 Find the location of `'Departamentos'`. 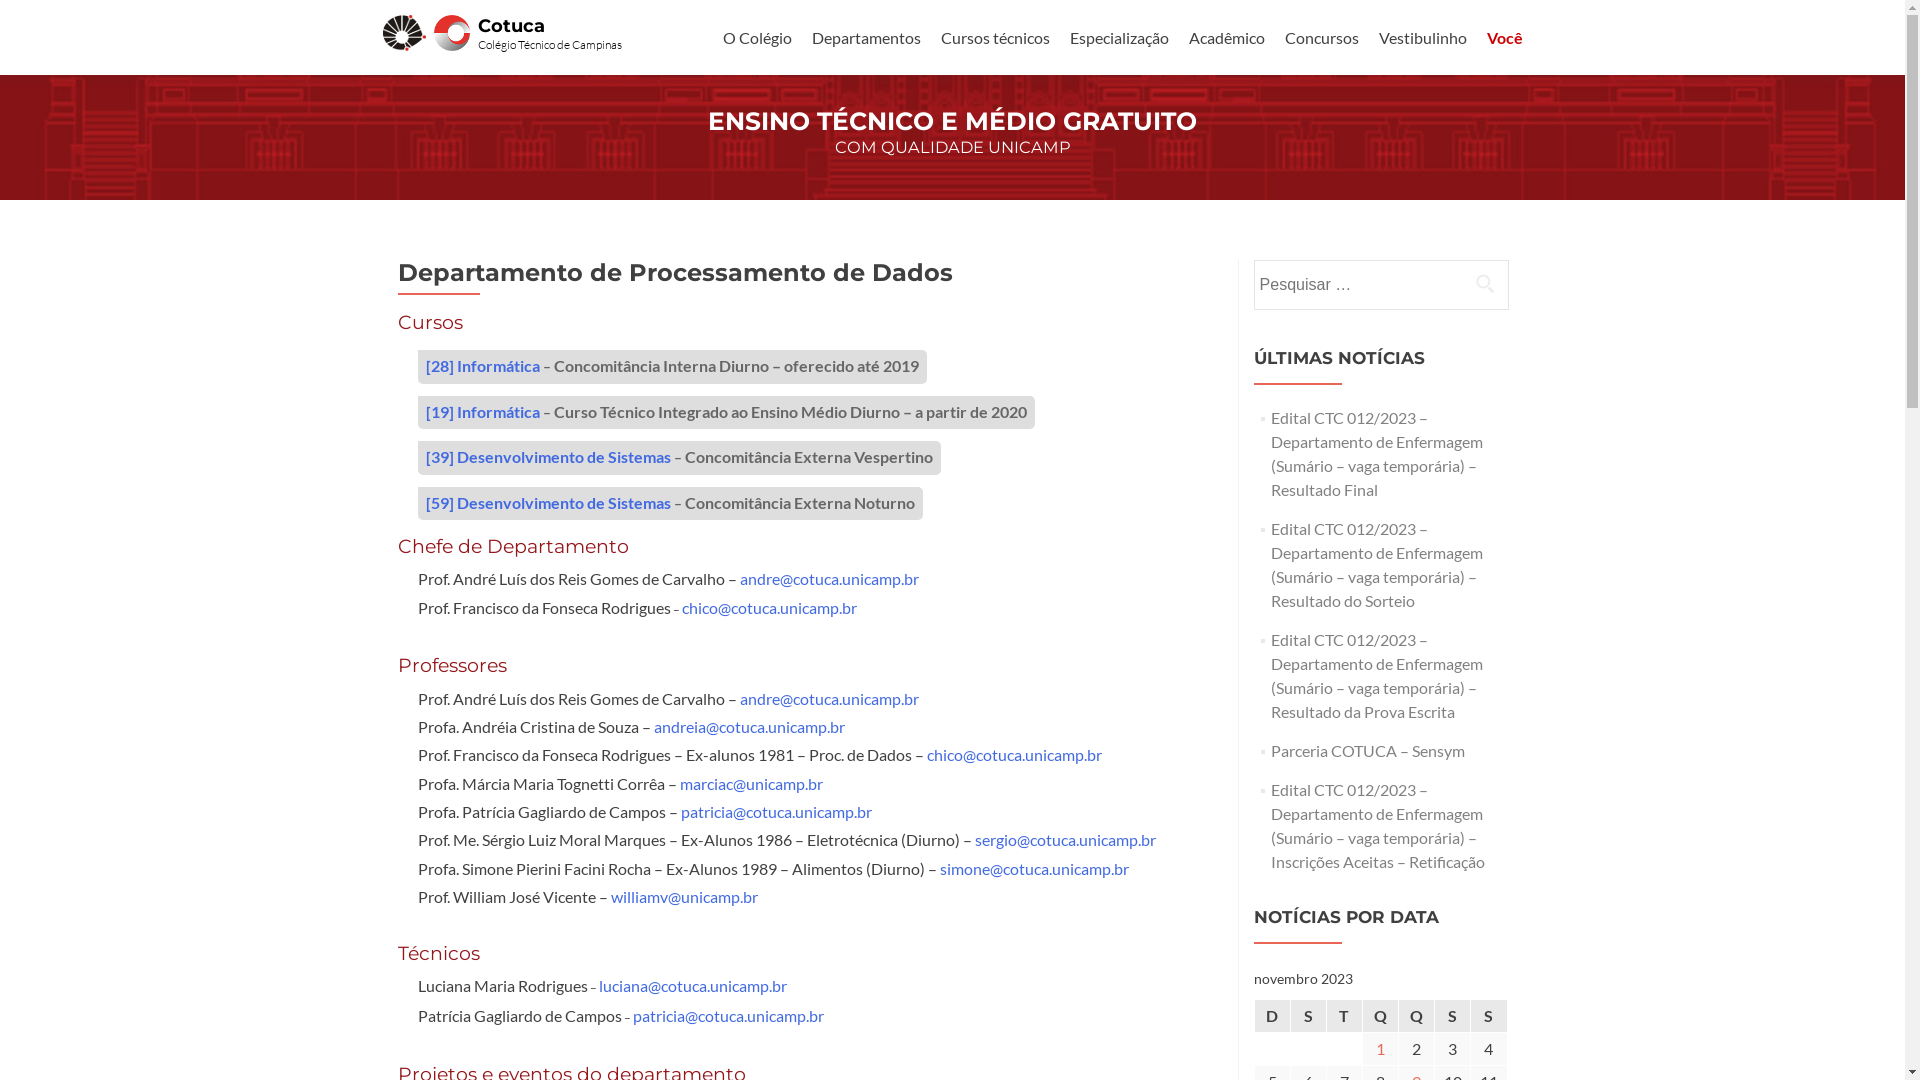

'Departamentos' is located at coordinates (811, 37).